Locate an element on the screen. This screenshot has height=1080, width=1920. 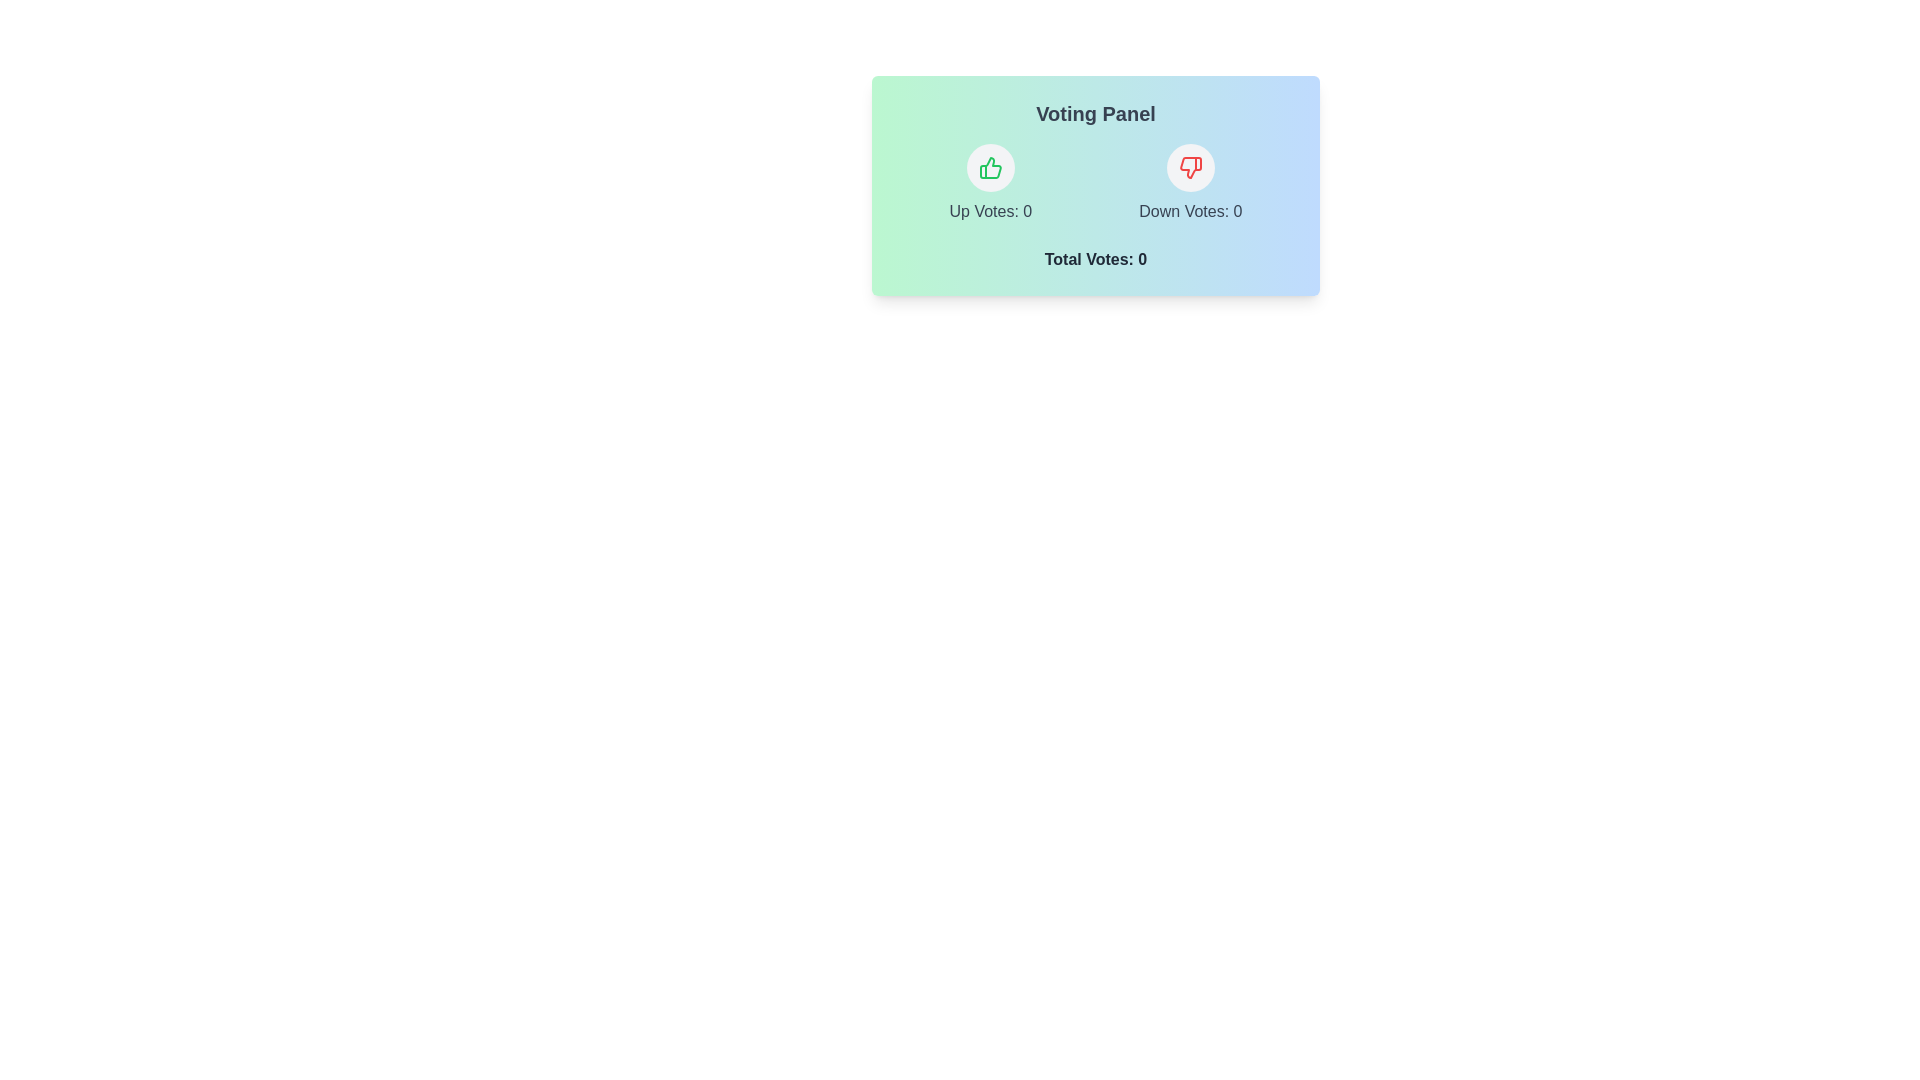
the 'Down Votes' button in the 'Voting Panel' is located at coordinates (1190, 167).